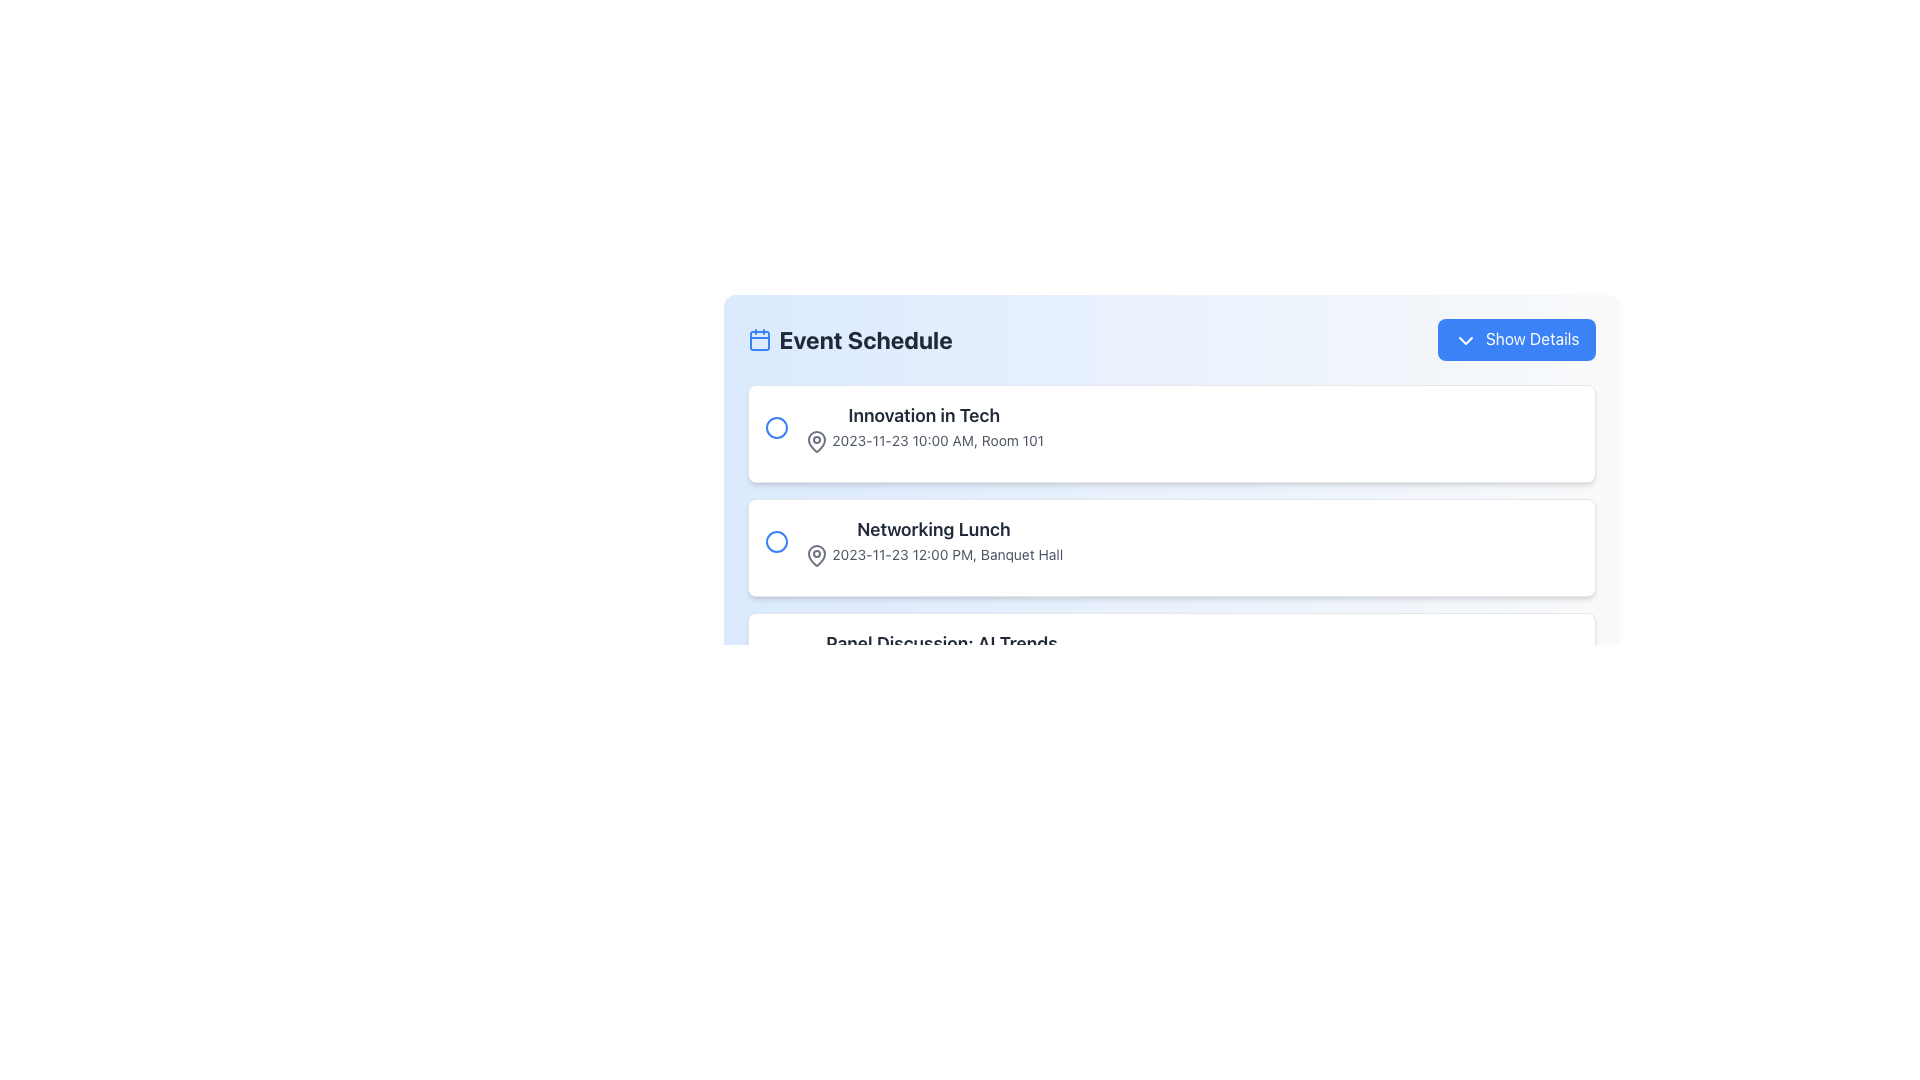 Image resolution: width=1920 pixels, height=1080 pixels. I want to click on the Text Label displaying details about the event 'Networking Lunch', which follows the title and provides information about date, time, and location, so click(932, 555).